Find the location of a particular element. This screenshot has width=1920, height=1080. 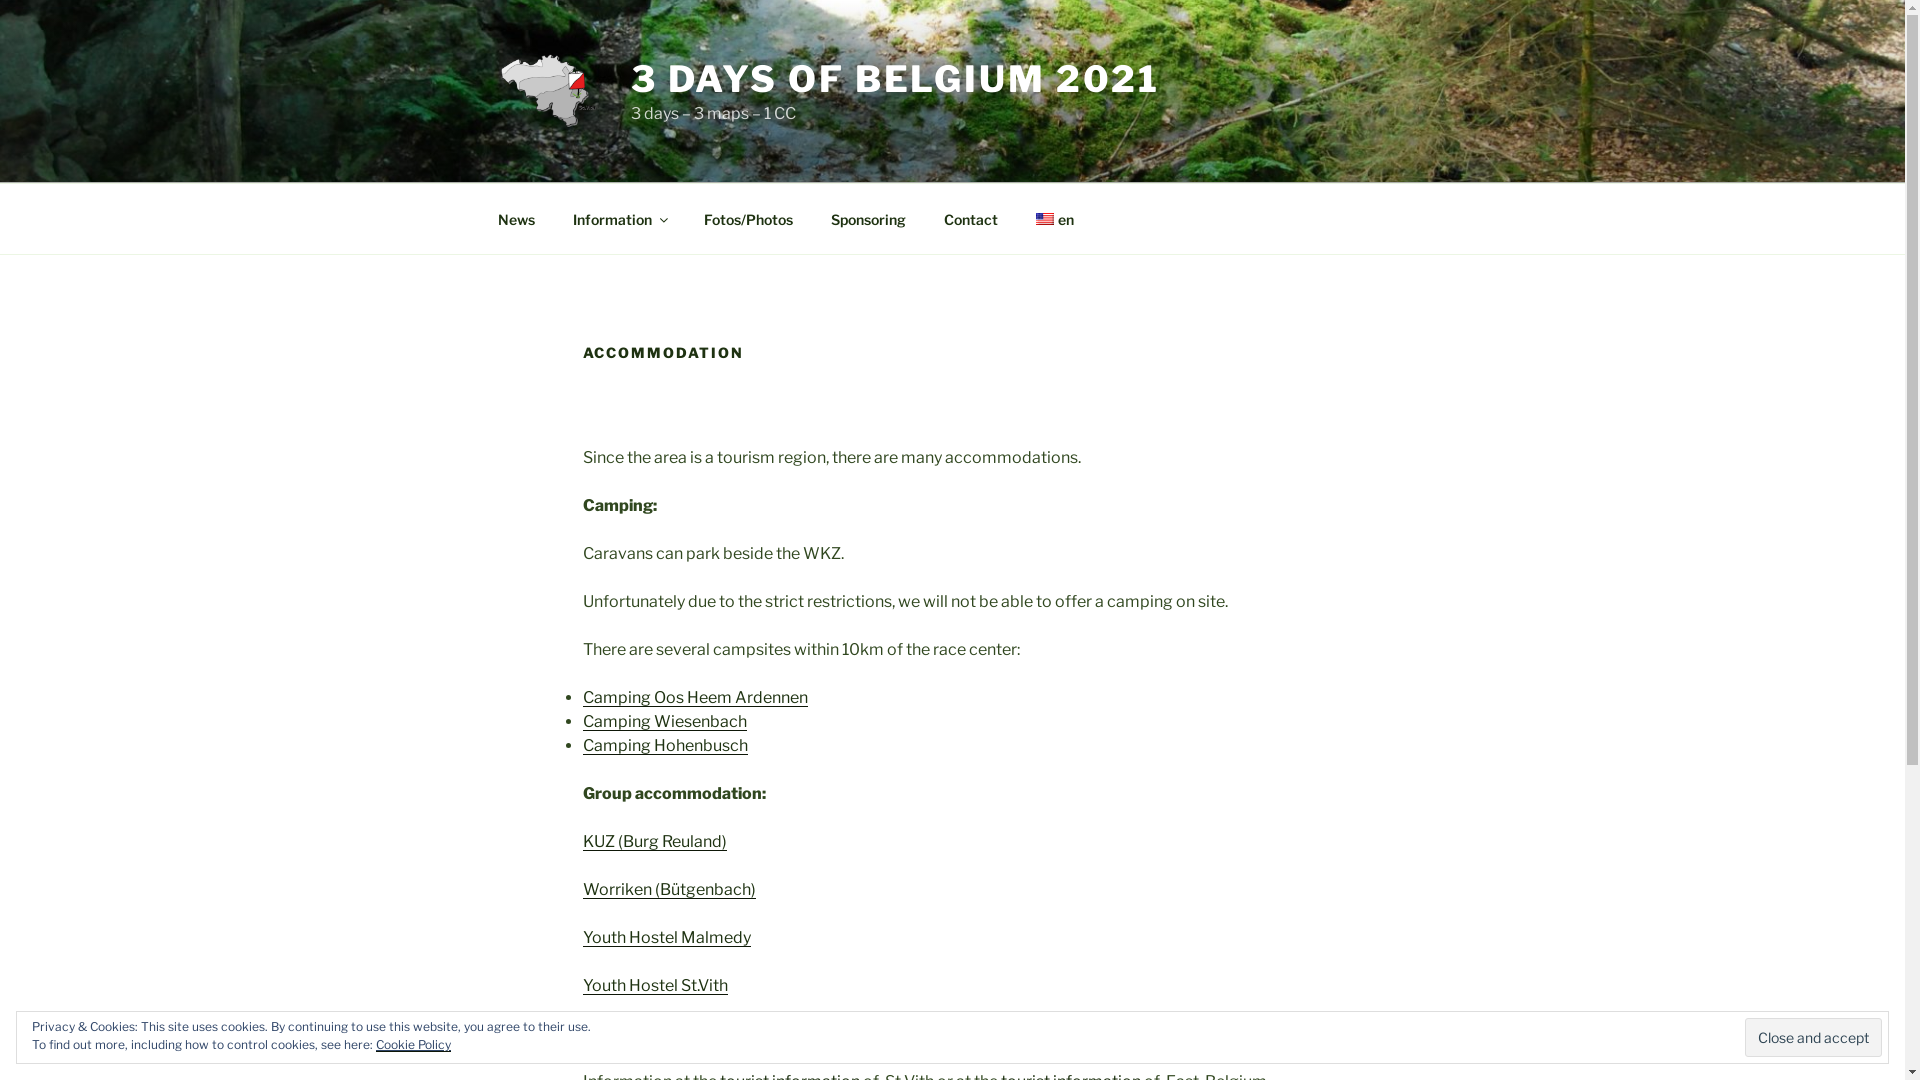

'Close and accept' is located at coordinates (1813, 1036).